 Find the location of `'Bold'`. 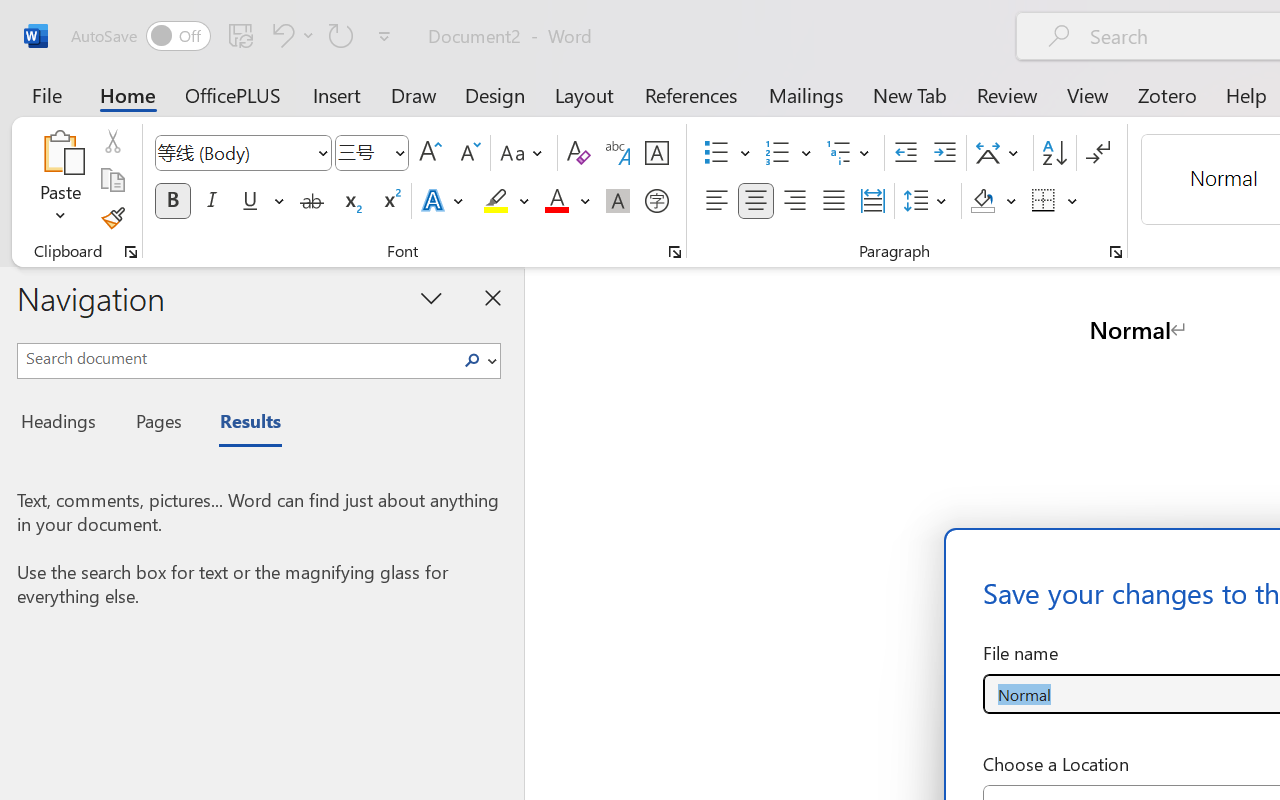

'Bold' is located at coordinates (172, 201).